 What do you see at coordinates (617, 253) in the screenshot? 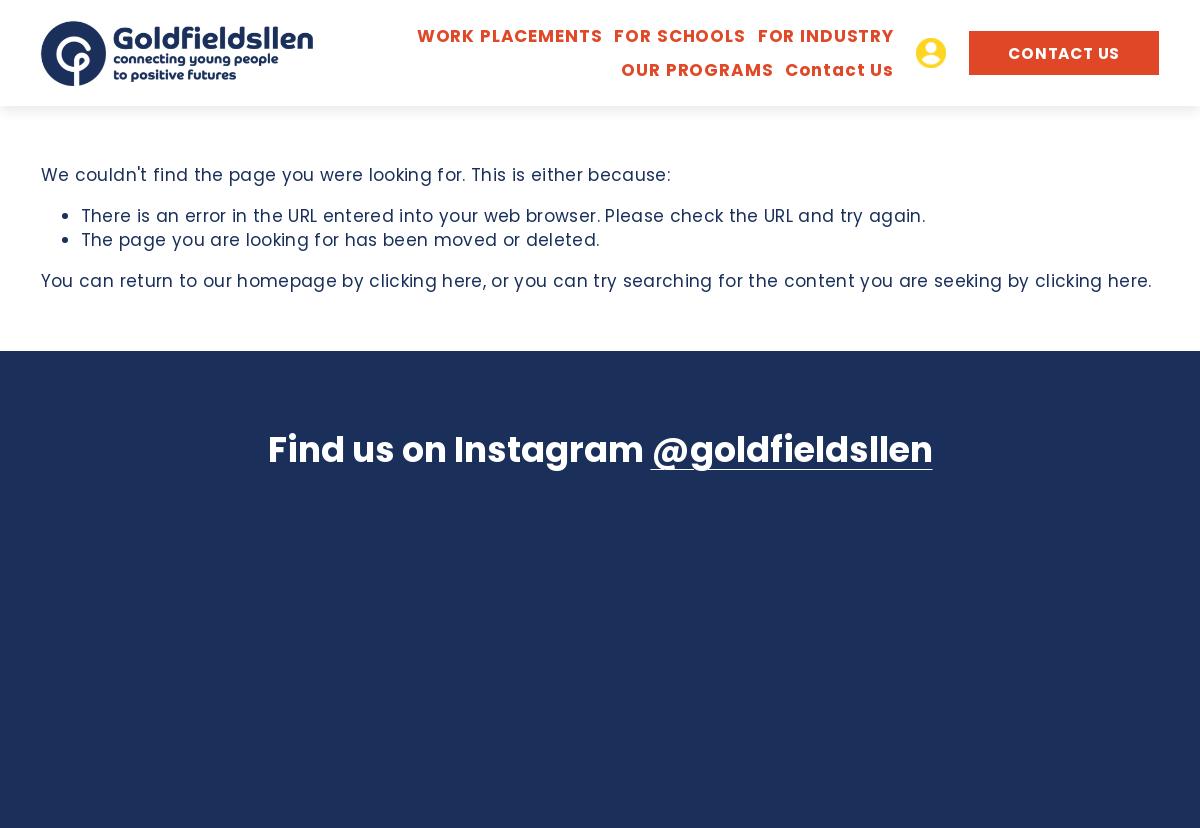
I see `'Young Industry Ambassadors'` at bounding box center [617, 253].